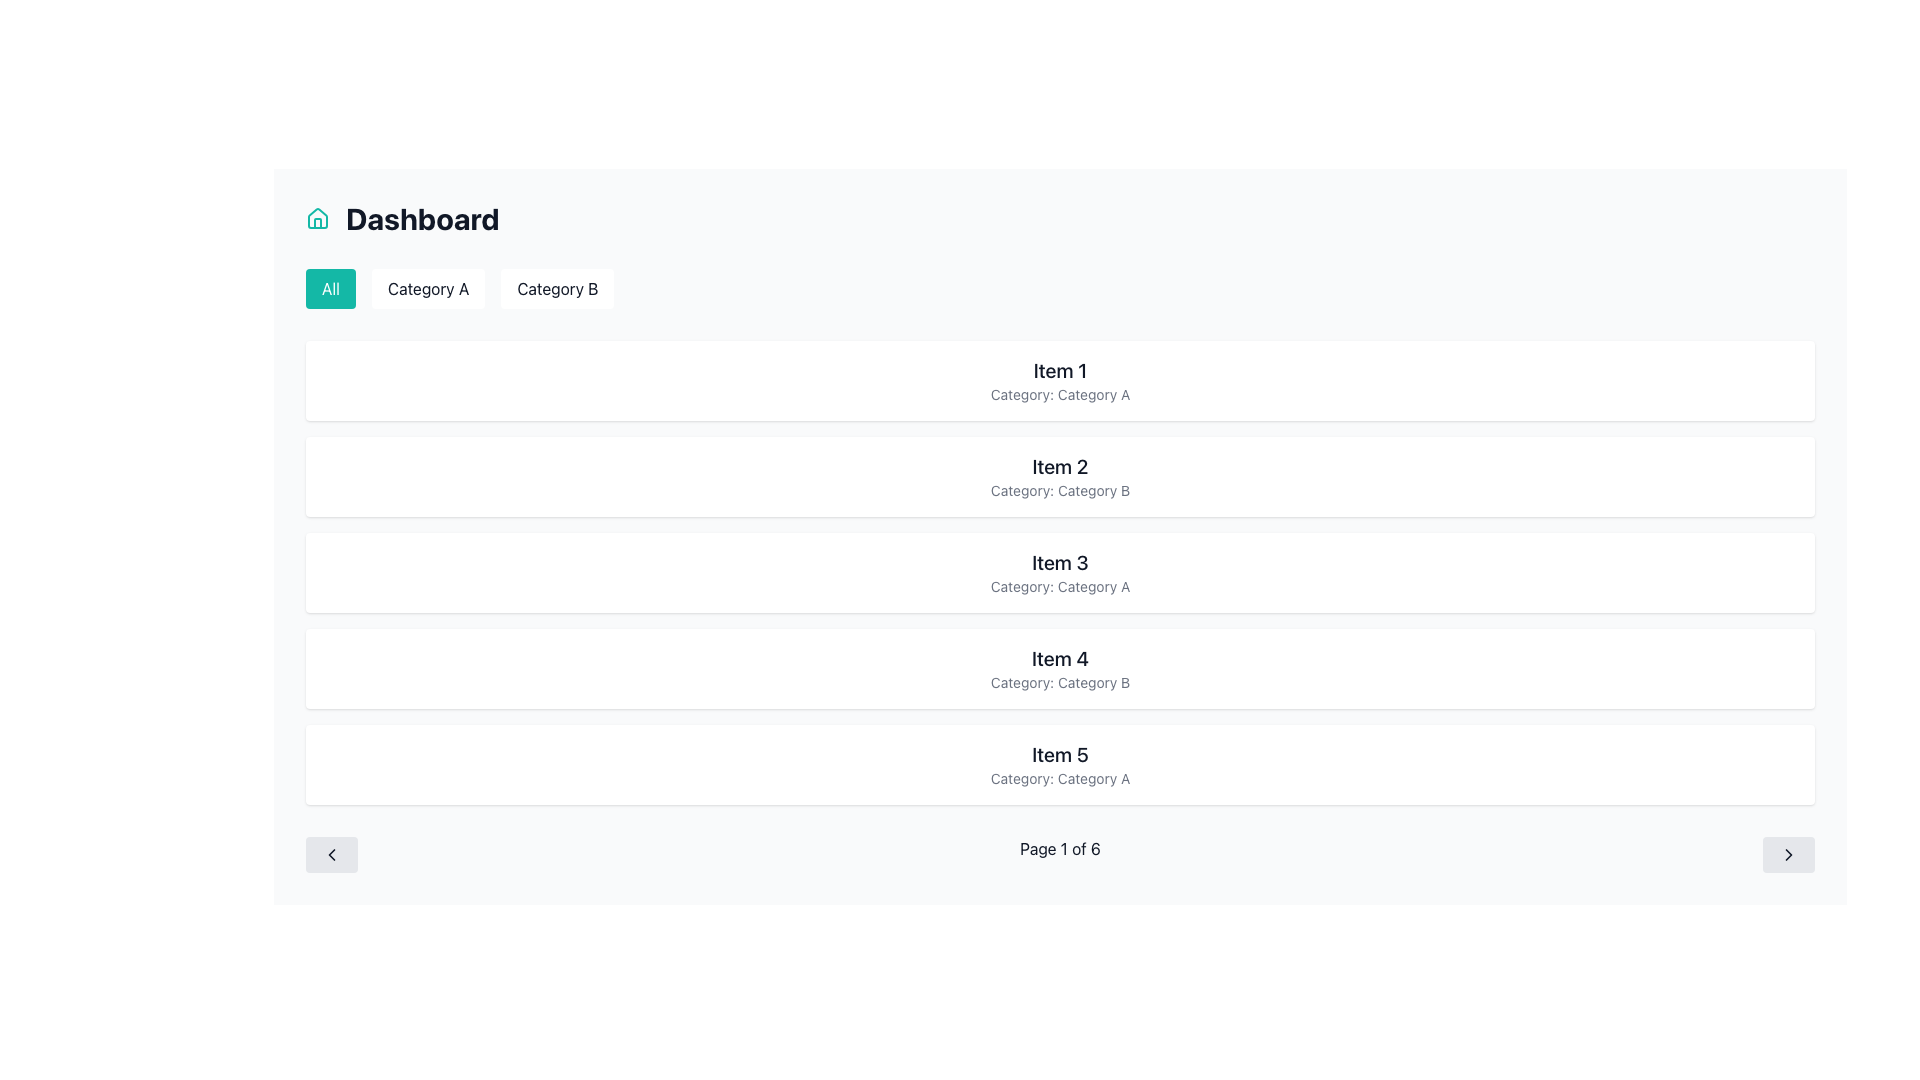  I want to click on the text label that specifies the item belongs to 'Category A', located within the card labeled 'Item 5', which is the second piece of text in that card, so click(1059, 778).